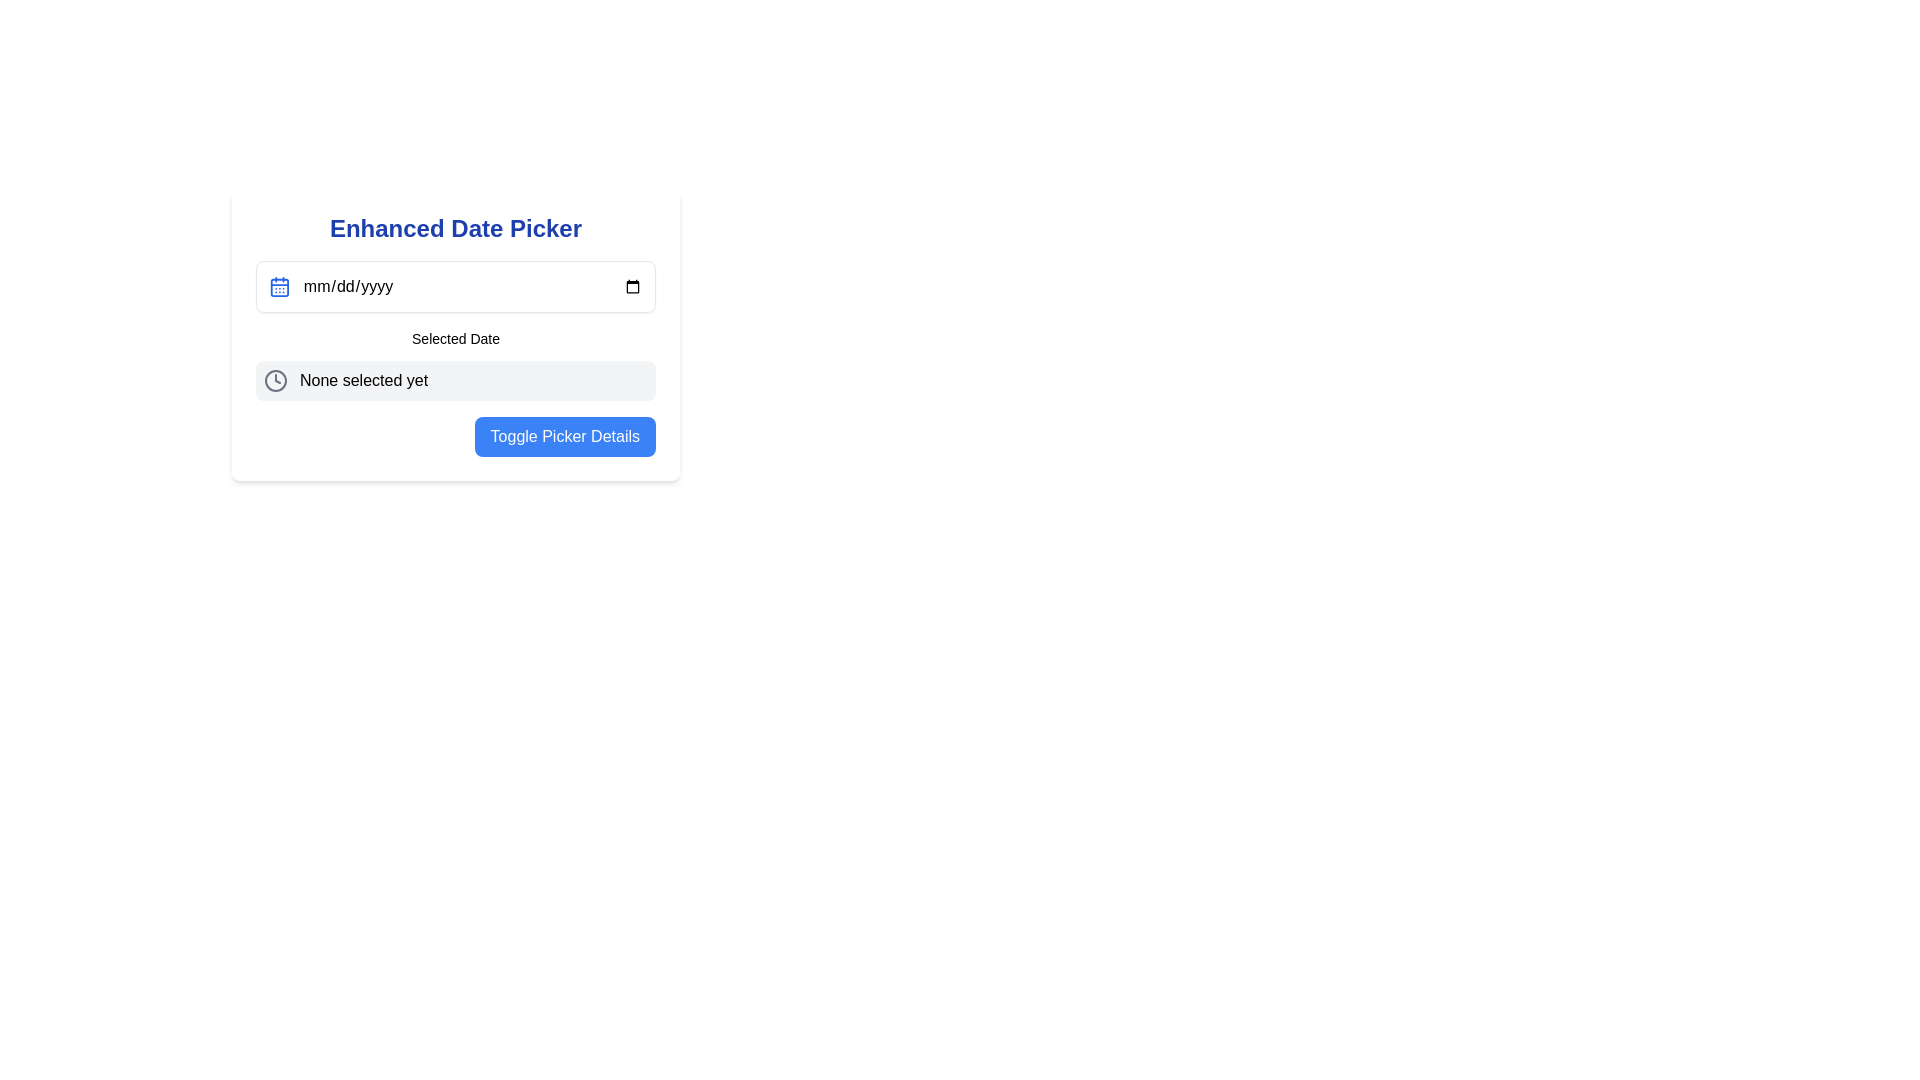 The image size is (1920, 1080). I want to click on the small blue calendar icon located at the leftmost part of the date picker interface, so click(278, 286).